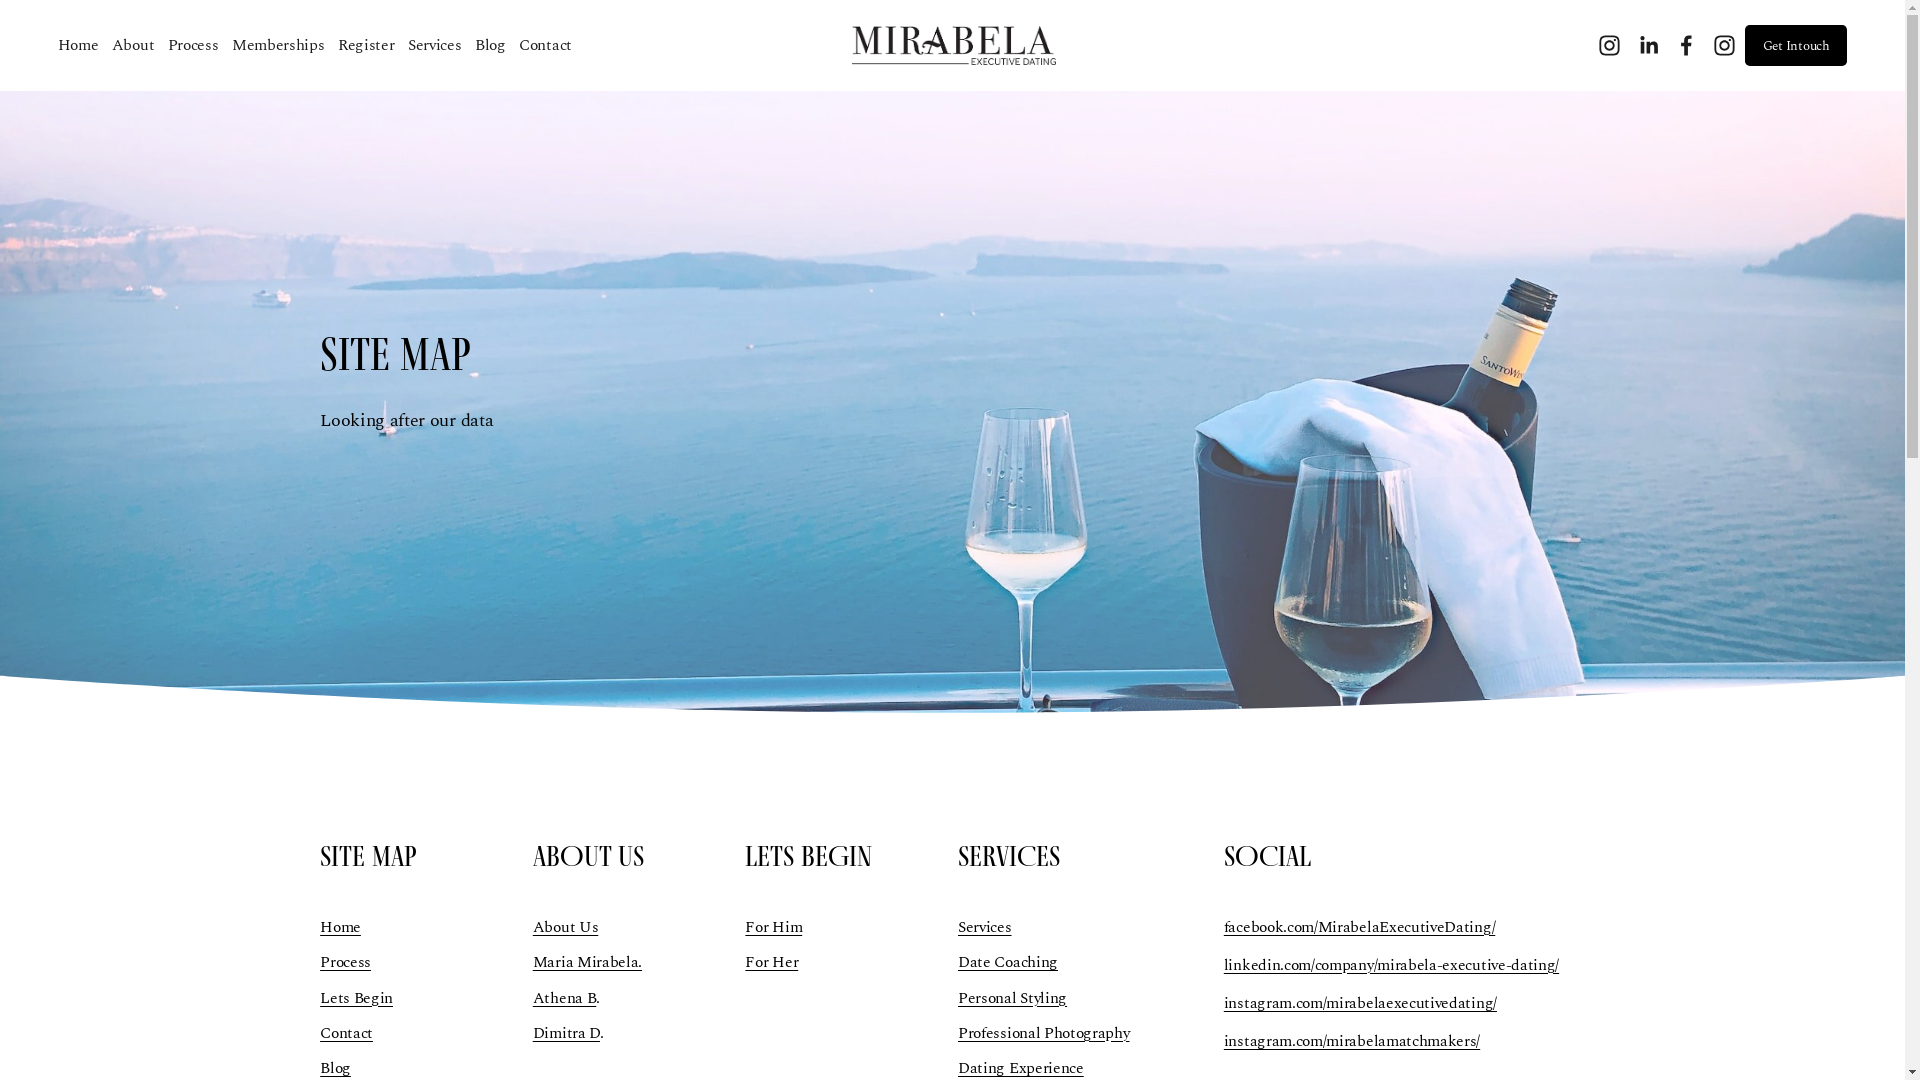  What do you see at coordinates (320, 926) in the screenshot?
I see `'Home'` at bounding box center [320, 926].